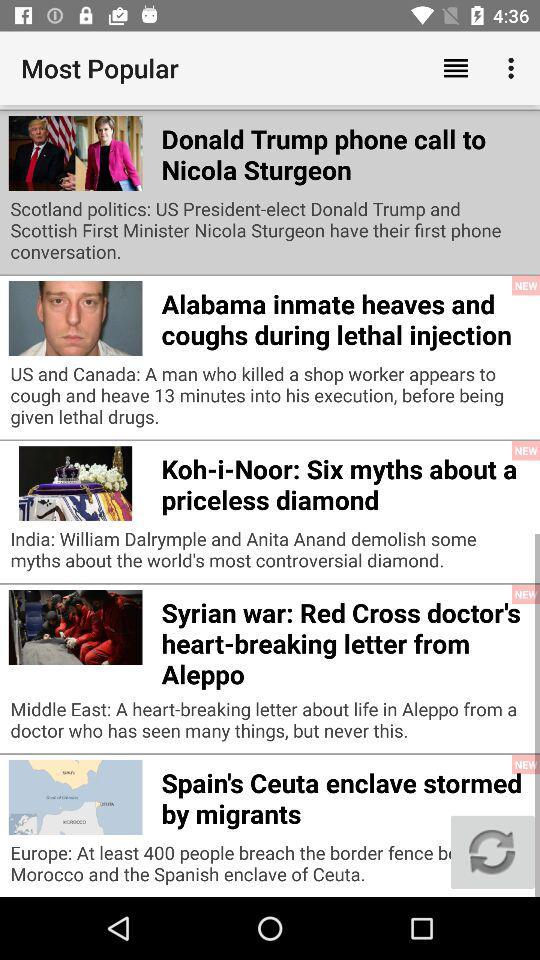 This screenshot has width=540, height=960. I want to click on app below the india william dalrymple item, so click(344, 639).